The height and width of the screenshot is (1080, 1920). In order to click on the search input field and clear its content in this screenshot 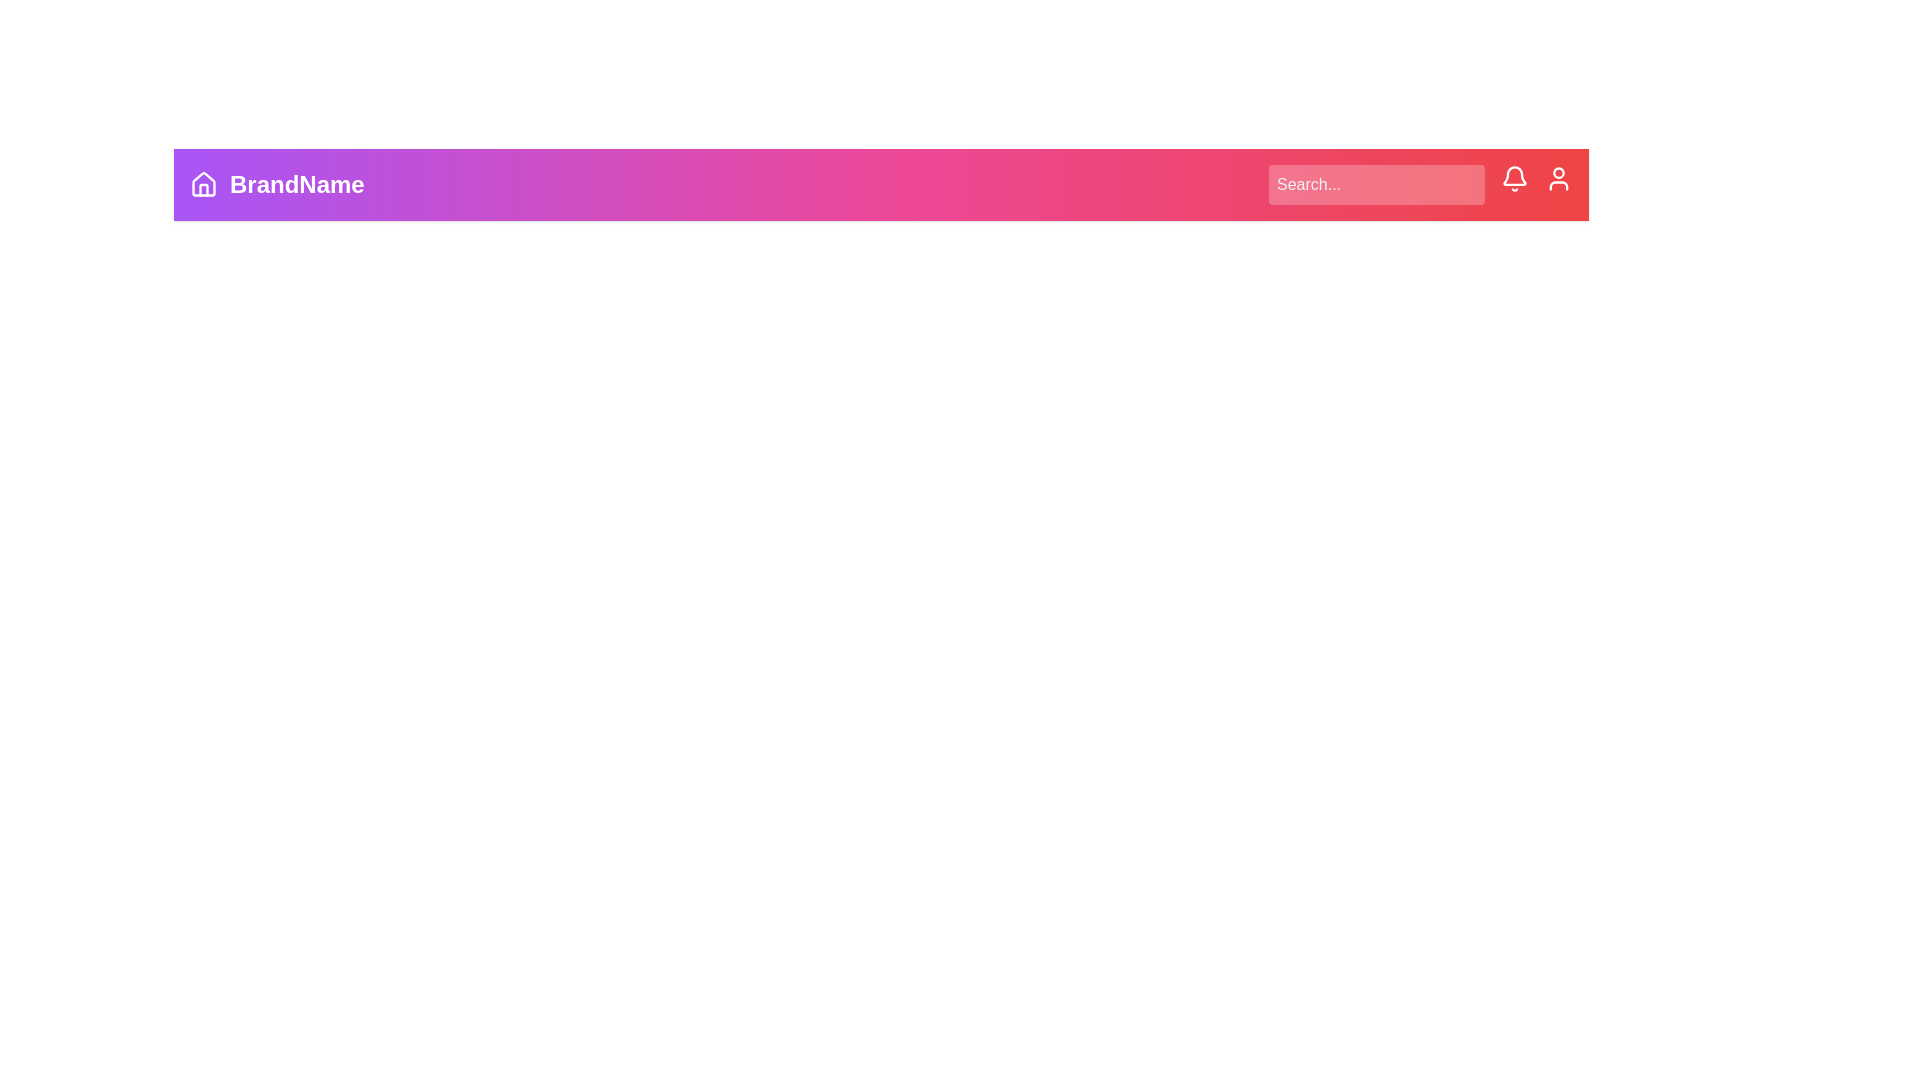, I will do `click(1376, 185)`.